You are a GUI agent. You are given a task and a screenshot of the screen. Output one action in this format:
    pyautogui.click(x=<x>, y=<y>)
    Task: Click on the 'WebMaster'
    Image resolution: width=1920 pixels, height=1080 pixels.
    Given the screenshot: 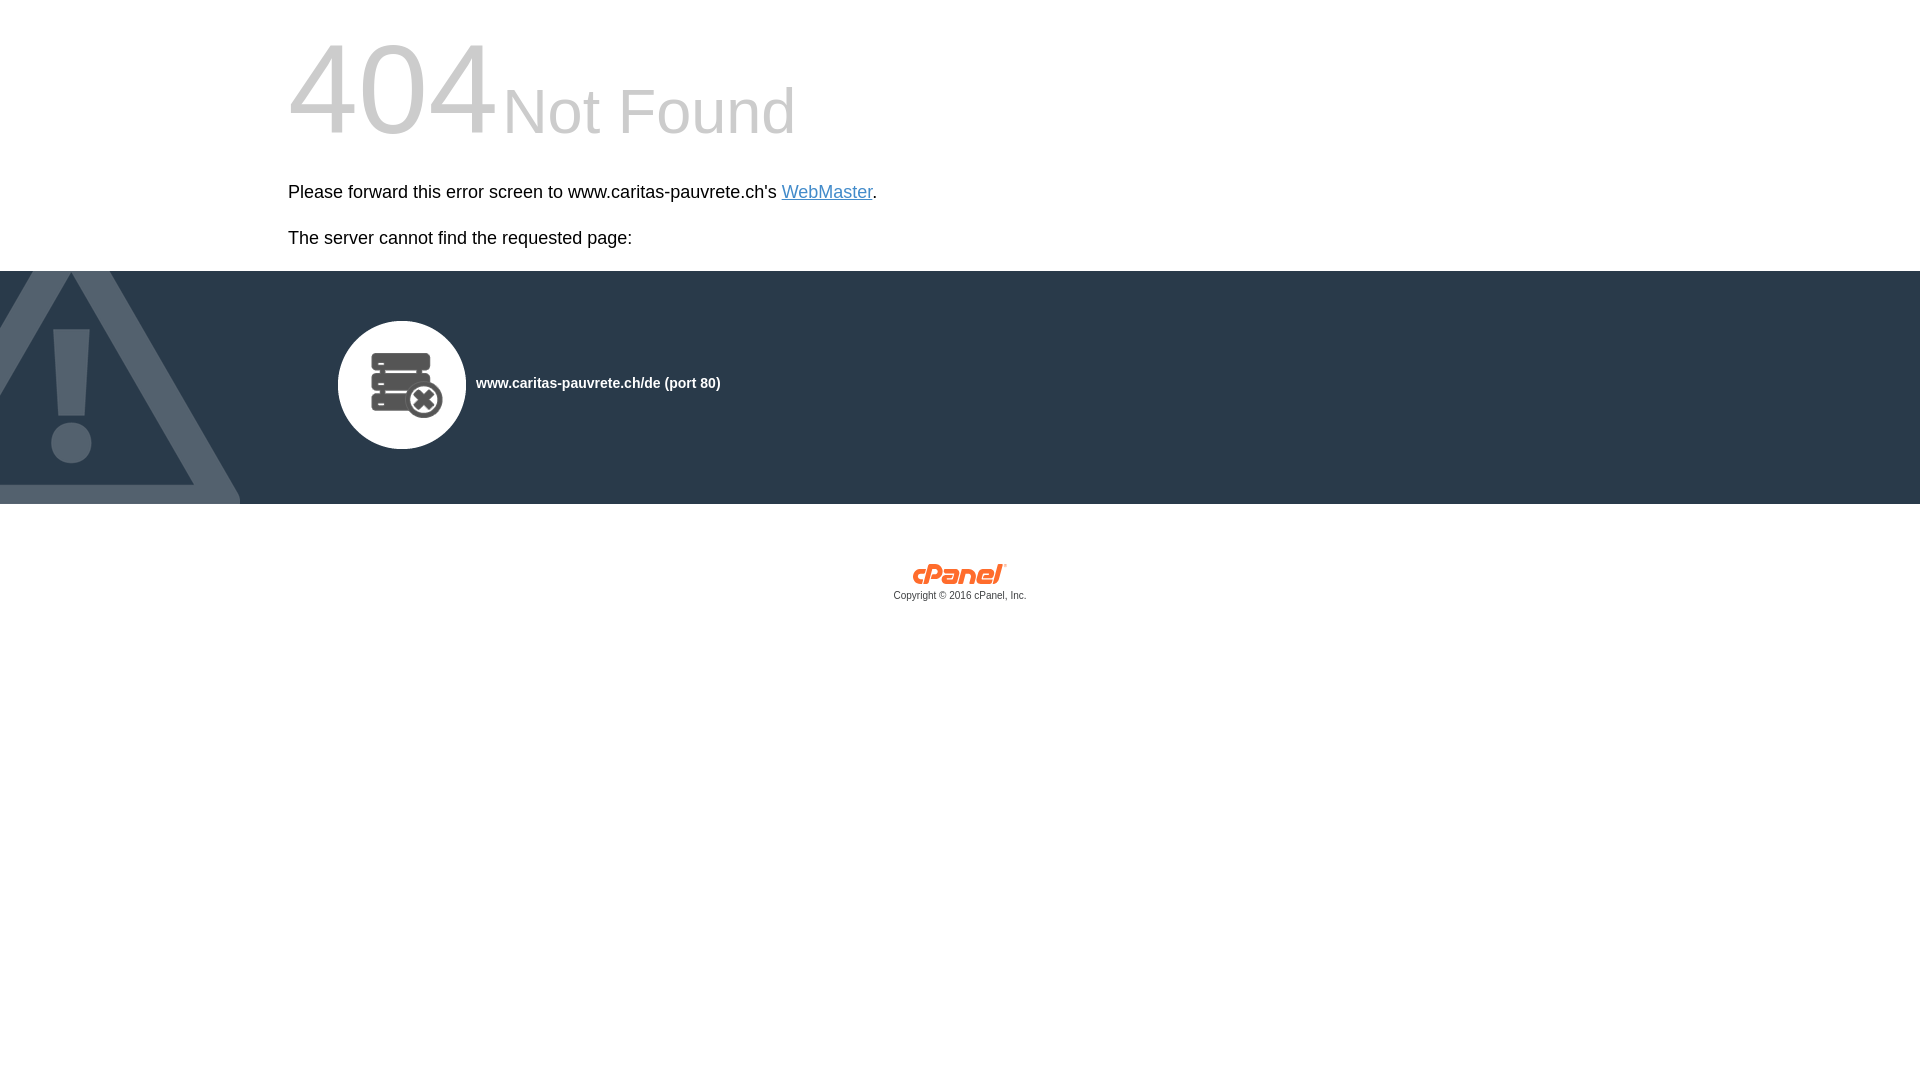 What is the action you would take?
    pyautogui.click(x=827, y=192)
    